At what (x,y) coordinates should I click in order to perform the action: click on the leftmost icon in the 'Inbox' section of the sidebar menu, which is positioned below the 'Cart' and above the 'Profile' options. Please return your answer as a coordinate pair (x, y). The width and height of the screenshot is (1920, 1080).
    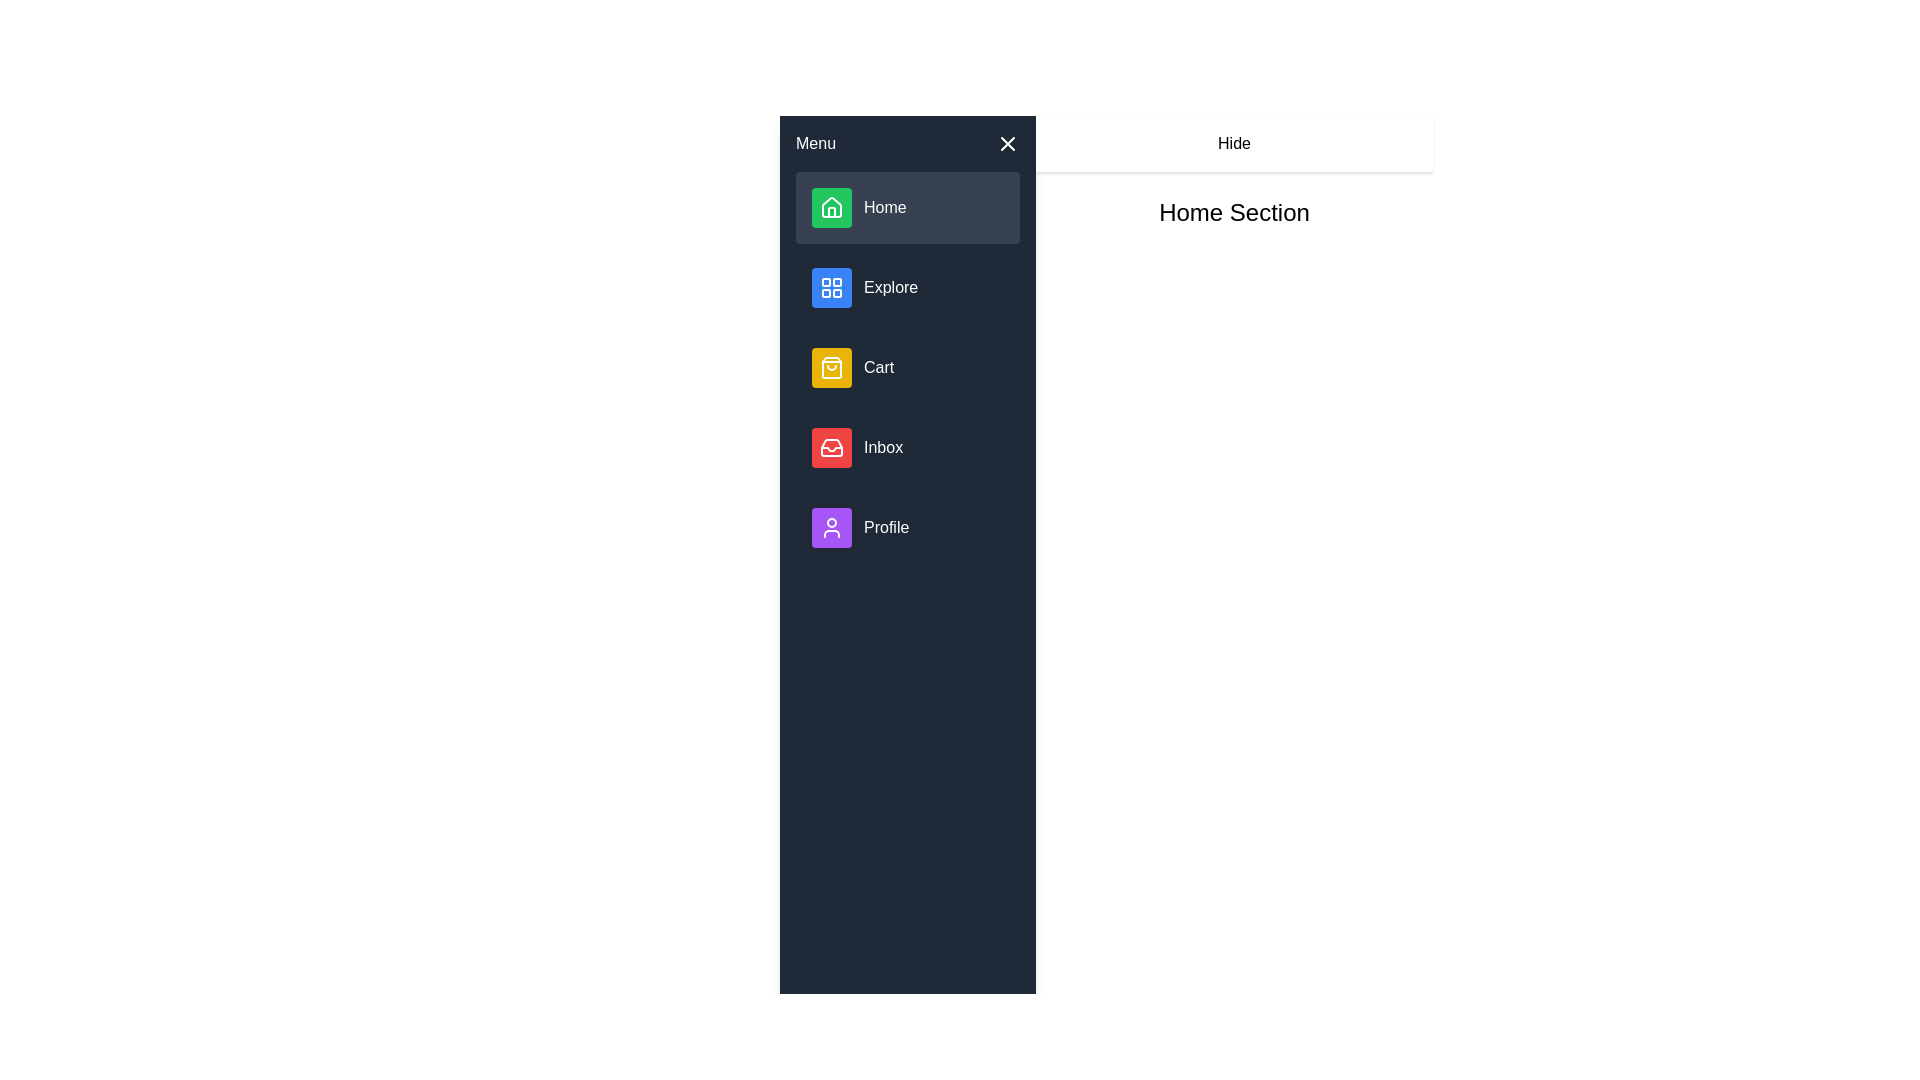
    Looking at the image, I should click on (831, 446).